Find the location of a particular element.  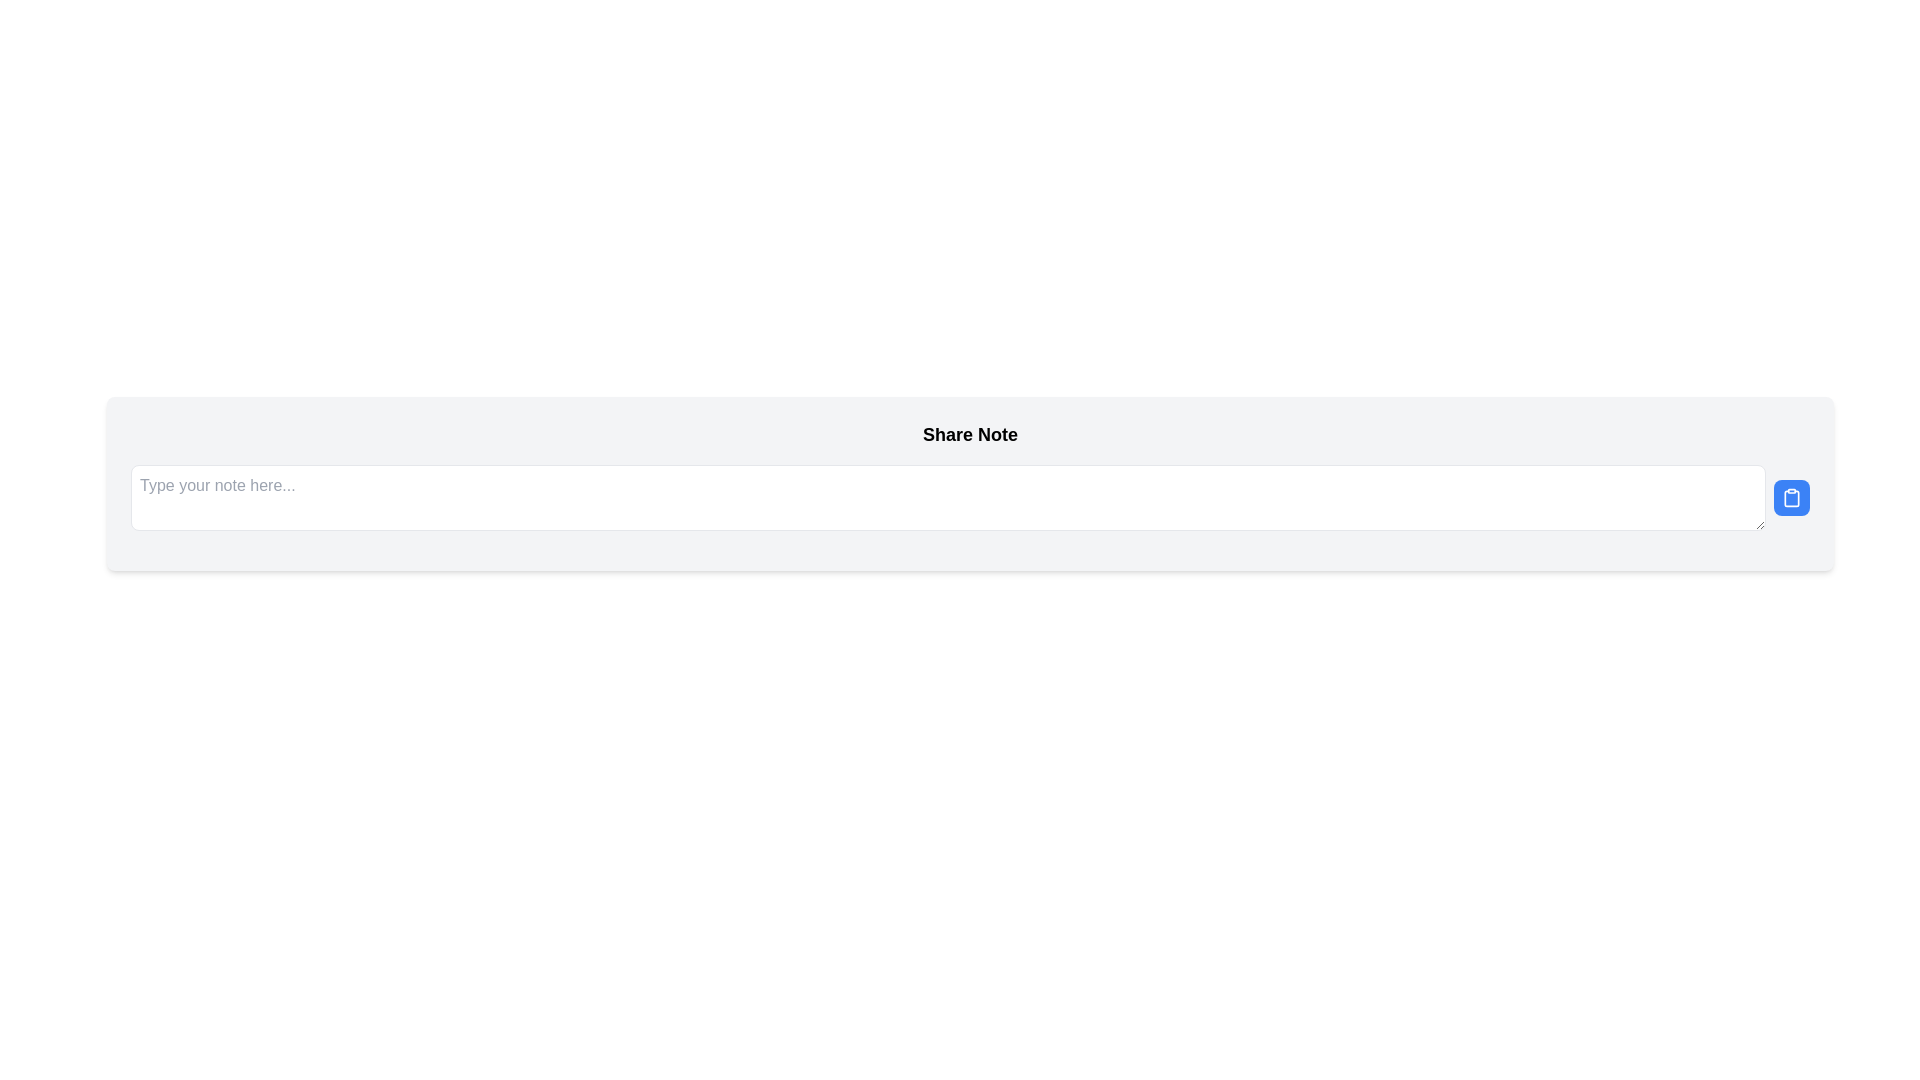

the clipboard icon button located at the far right end of the text input field is located at coordinates (1791, 496).